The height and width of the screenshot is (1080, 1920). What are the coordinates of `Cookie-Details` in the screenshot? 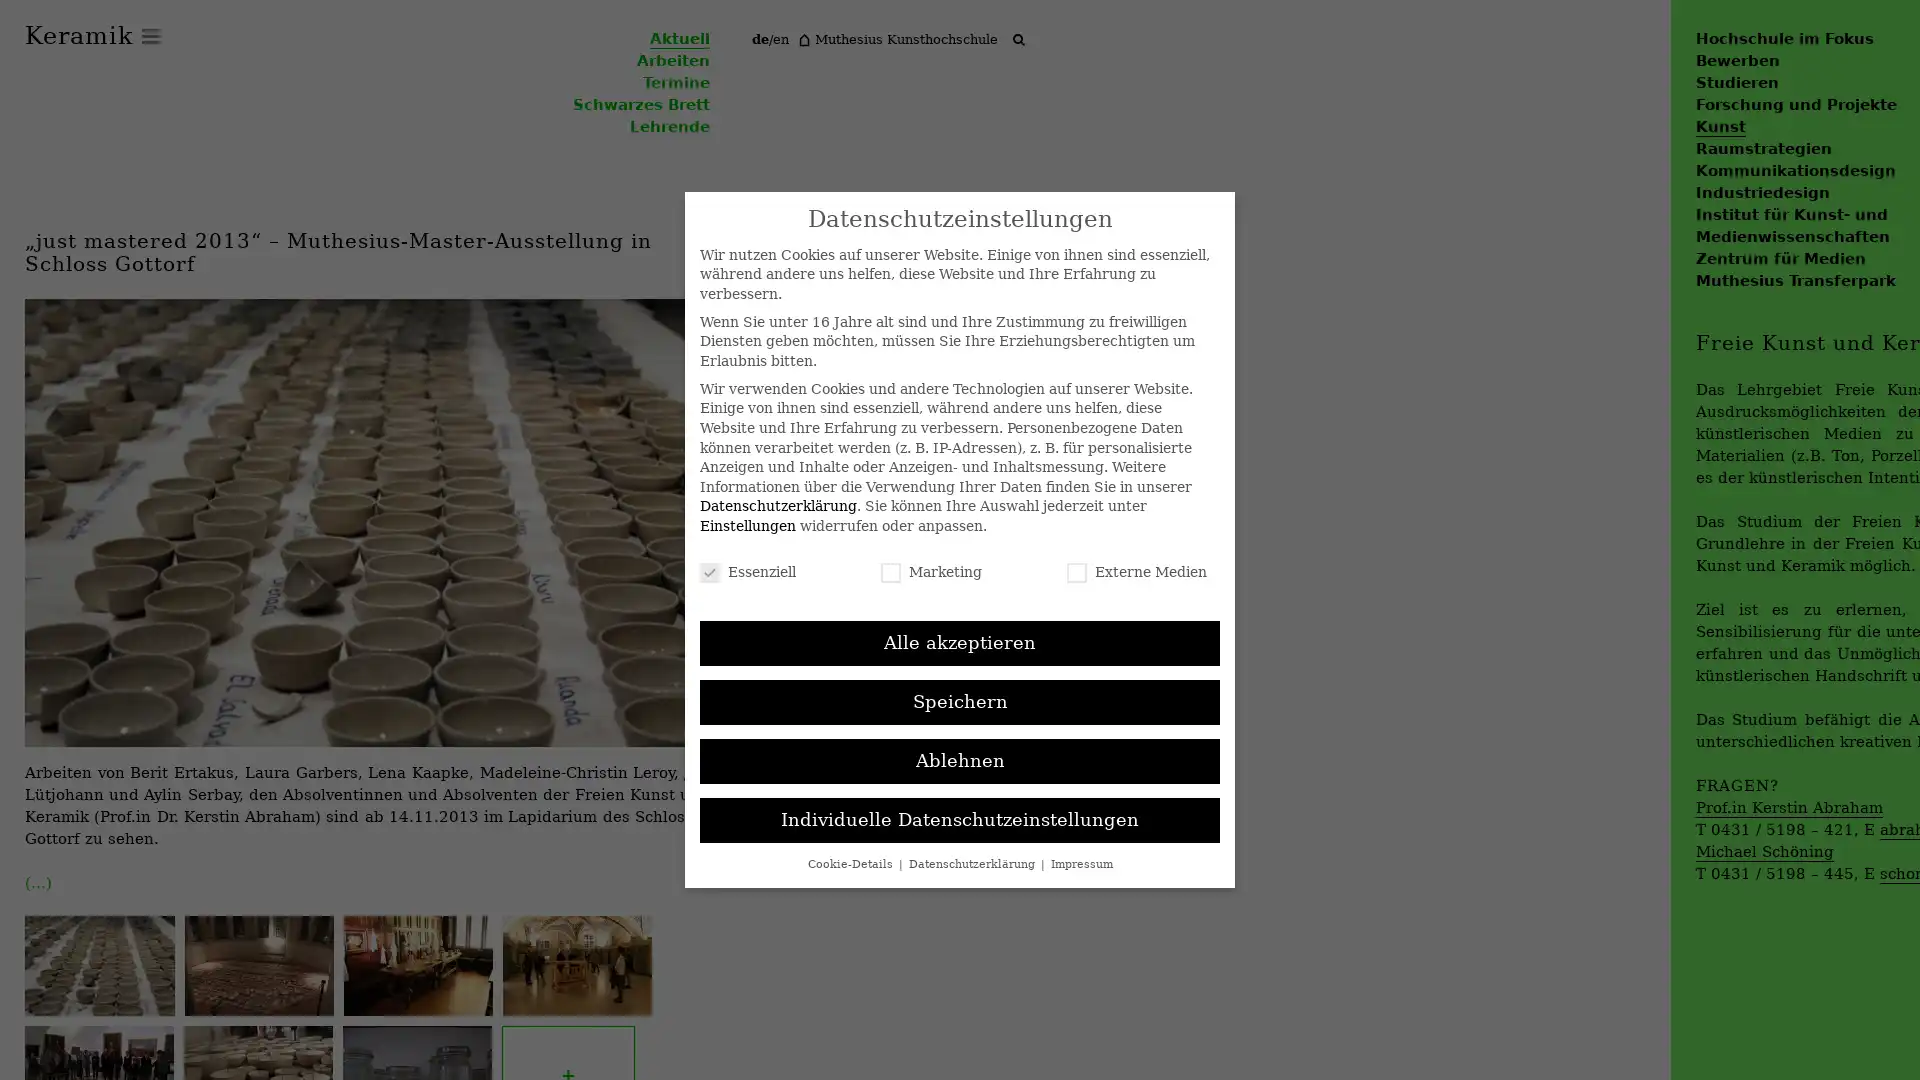 It's located at (851, 862).